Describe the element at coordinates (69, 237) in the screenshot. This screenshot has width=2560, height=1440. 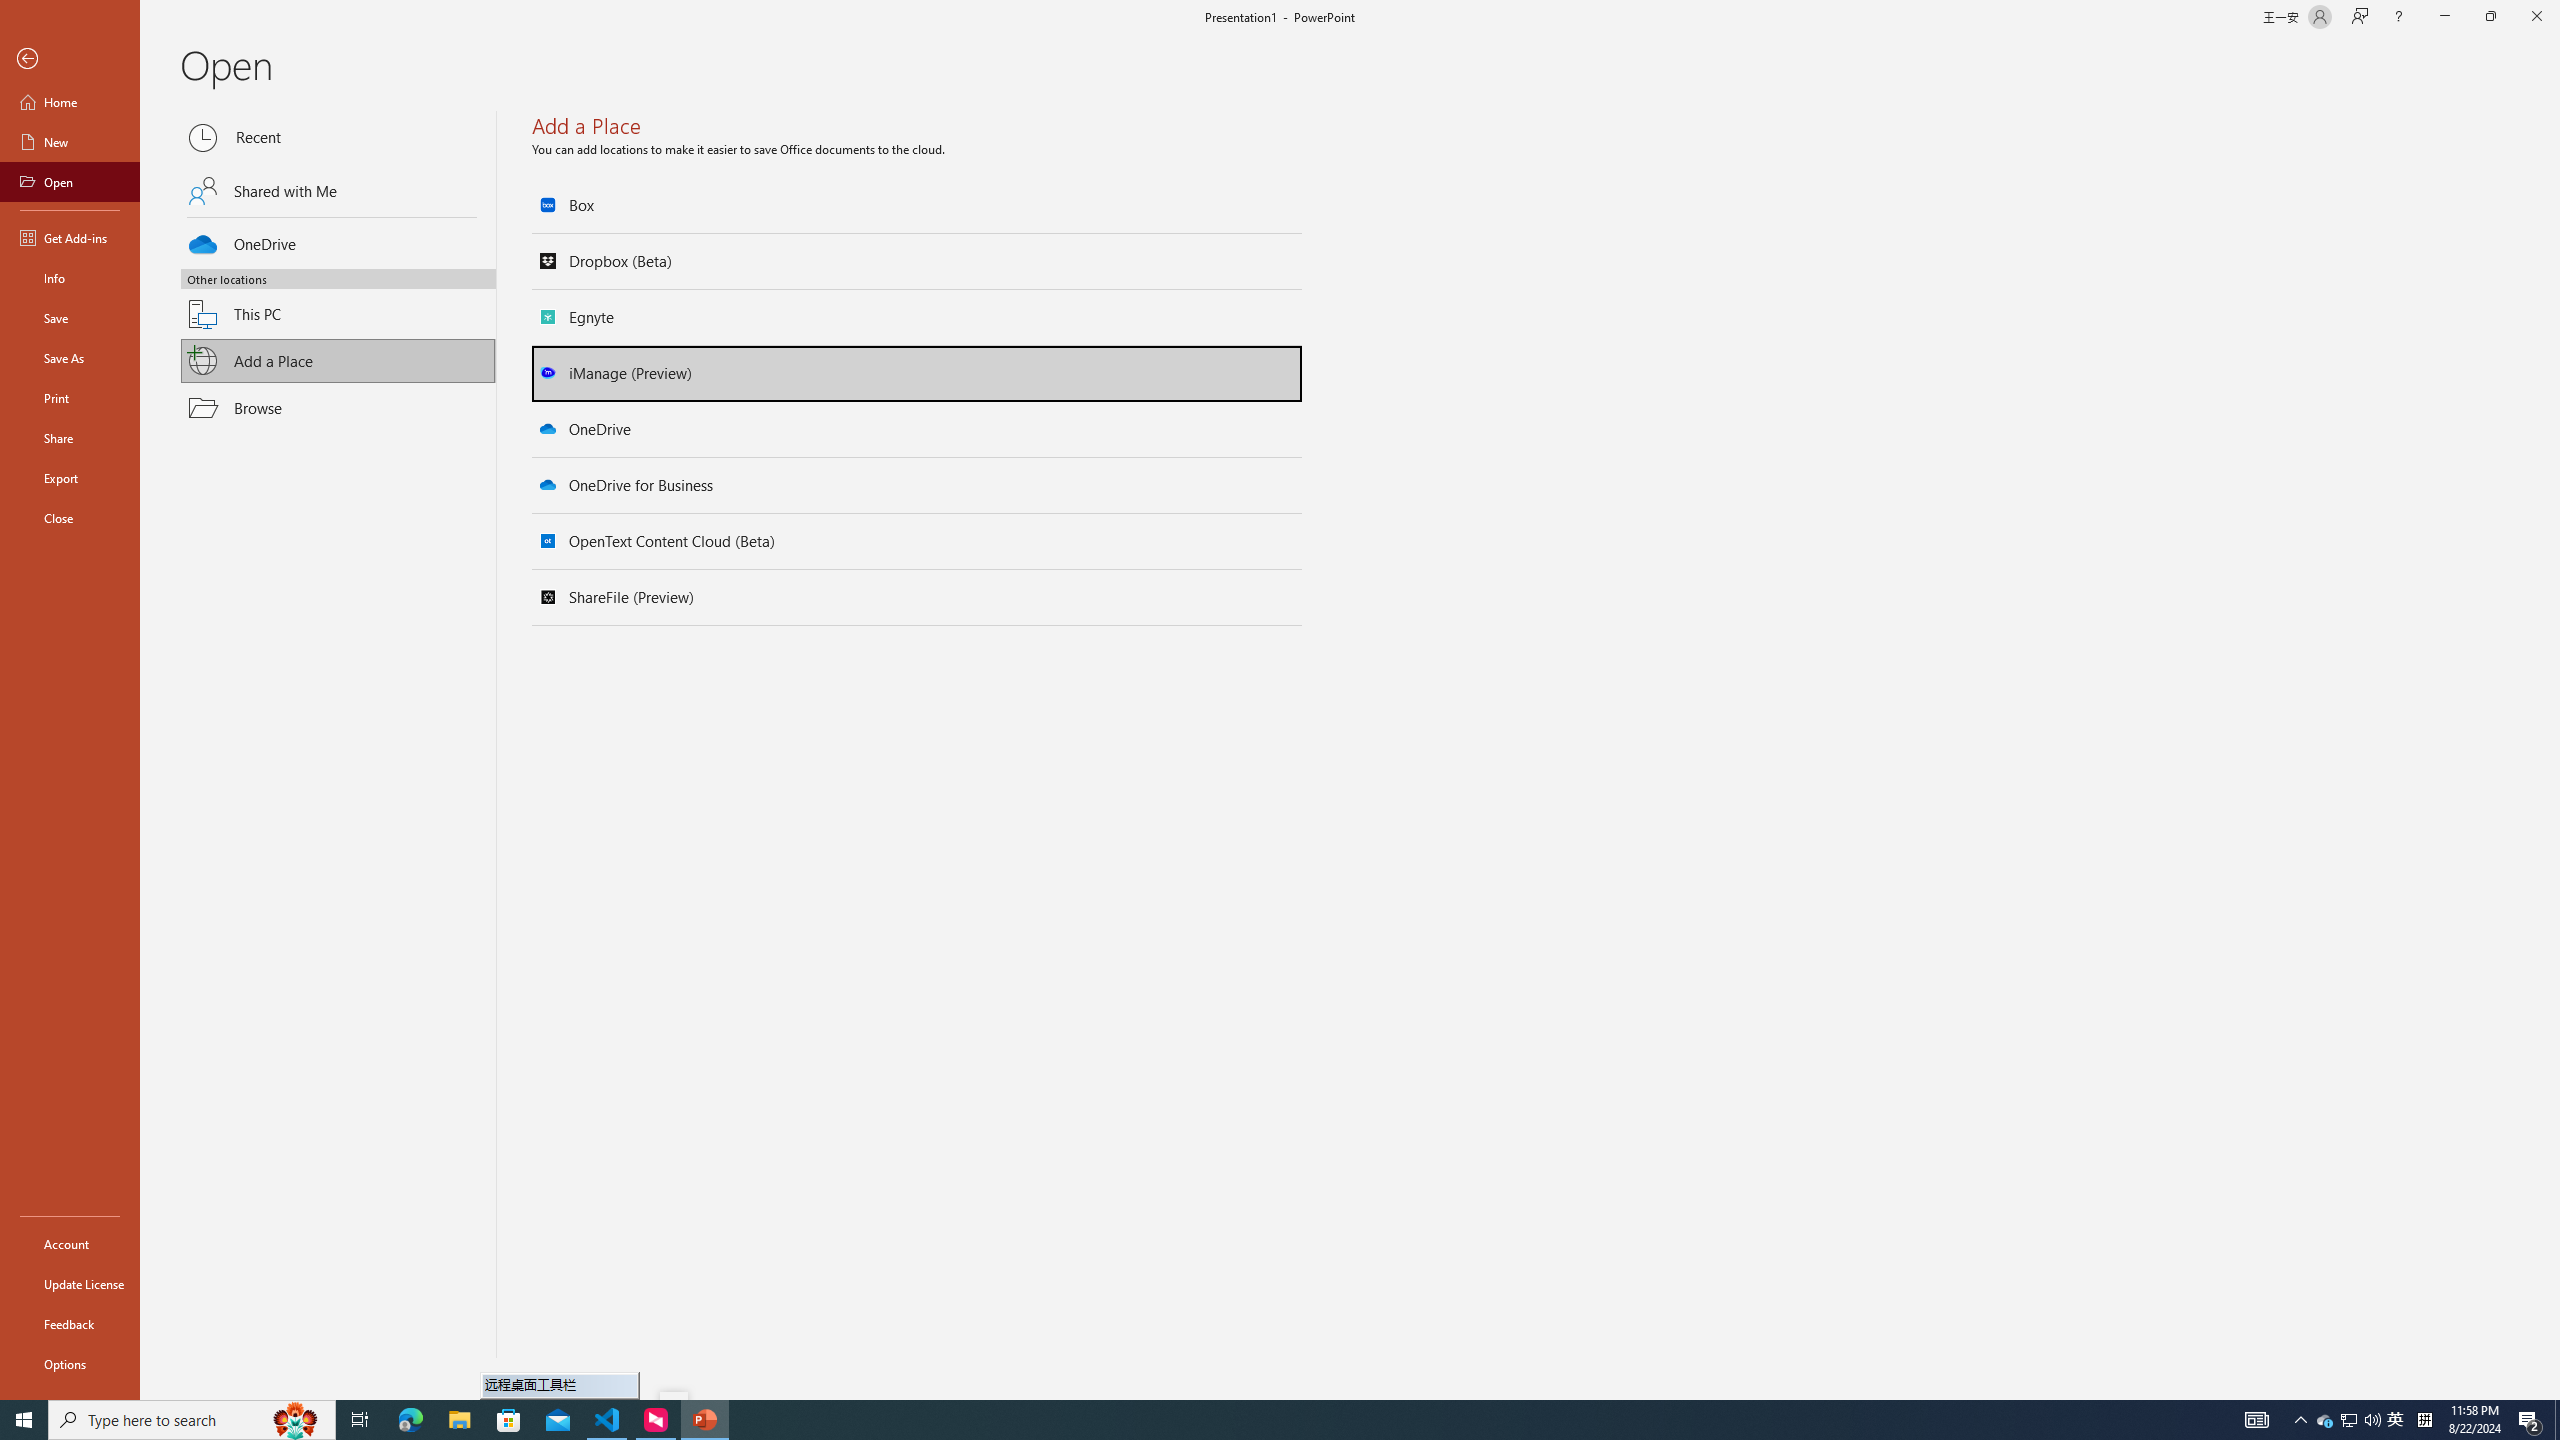
I see `'Get Add-ins'` at that location.